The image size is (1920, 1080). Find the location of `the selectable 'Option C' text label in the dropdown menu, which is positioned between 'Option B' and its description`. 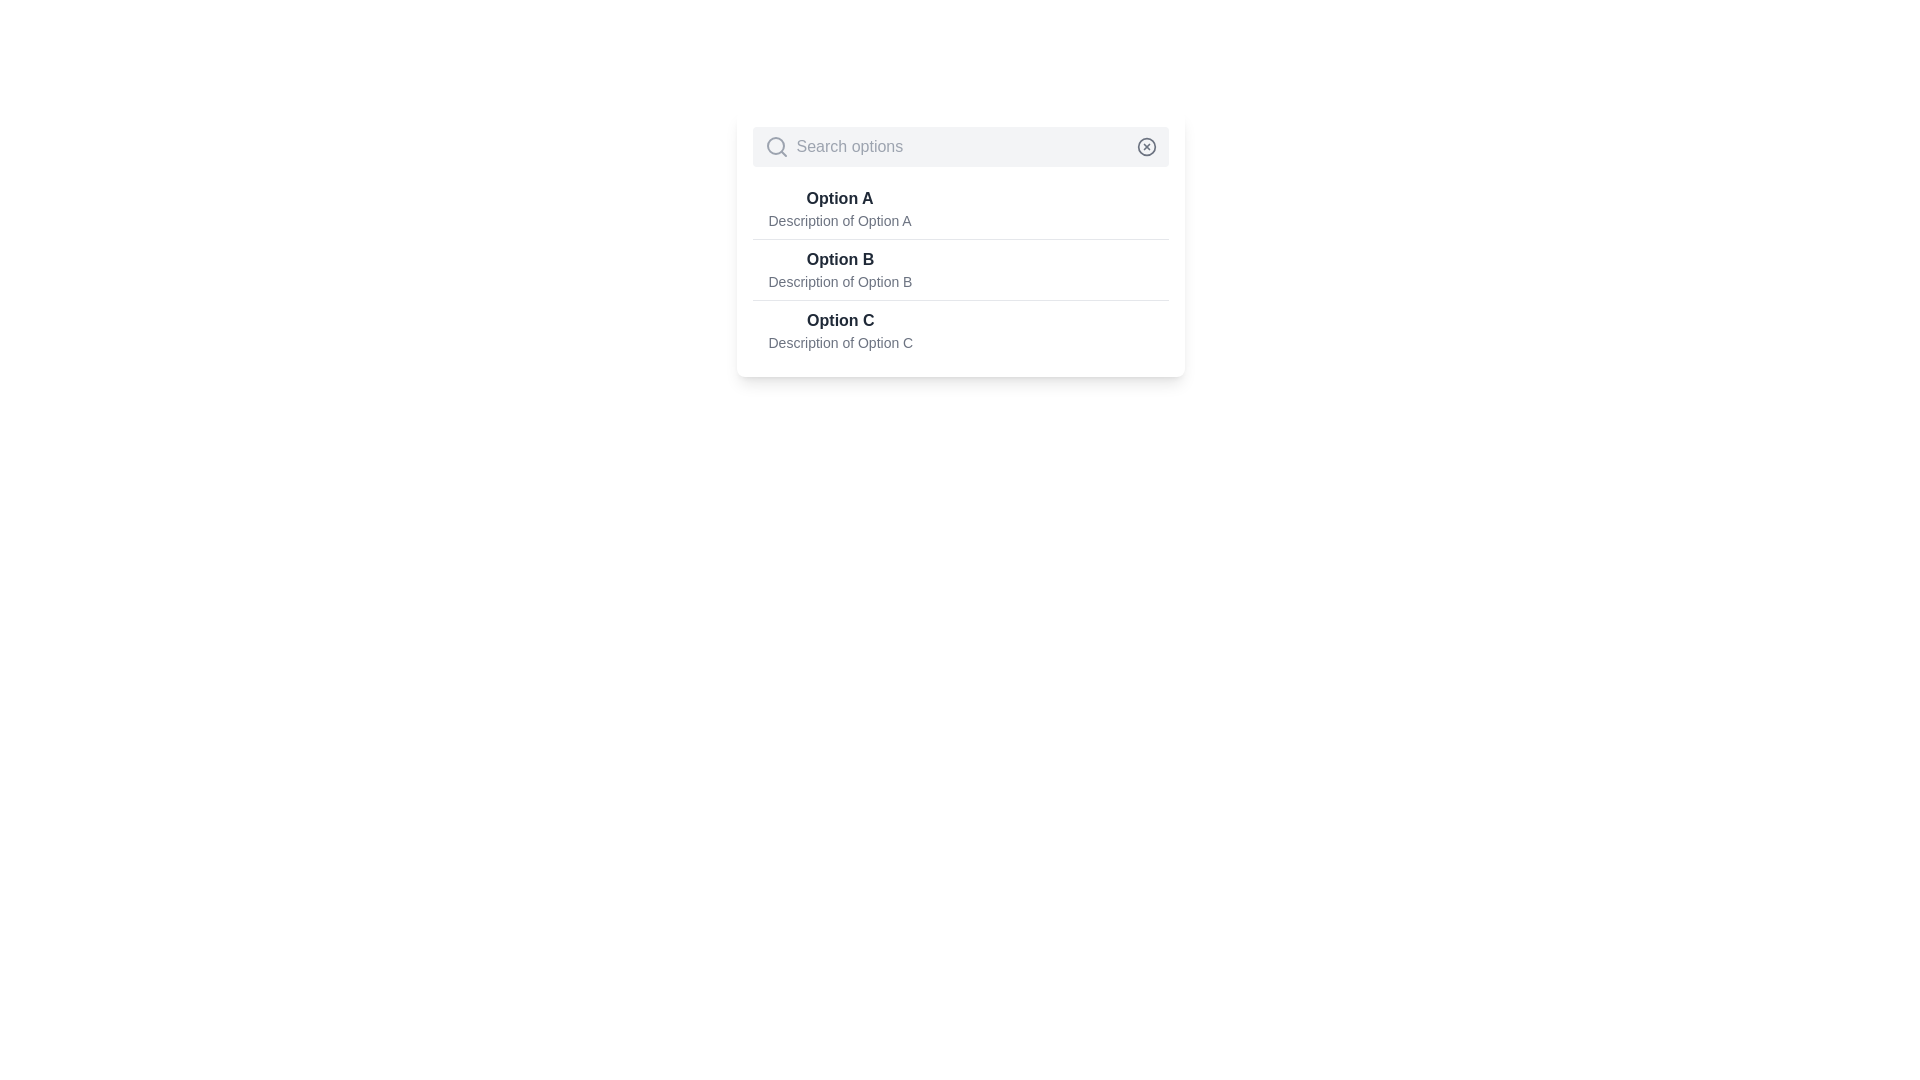

the selectable 'Option C' text label in the dropdown menu, which is positioned between 'Option B' and its description is located at coordinates (840, 319).